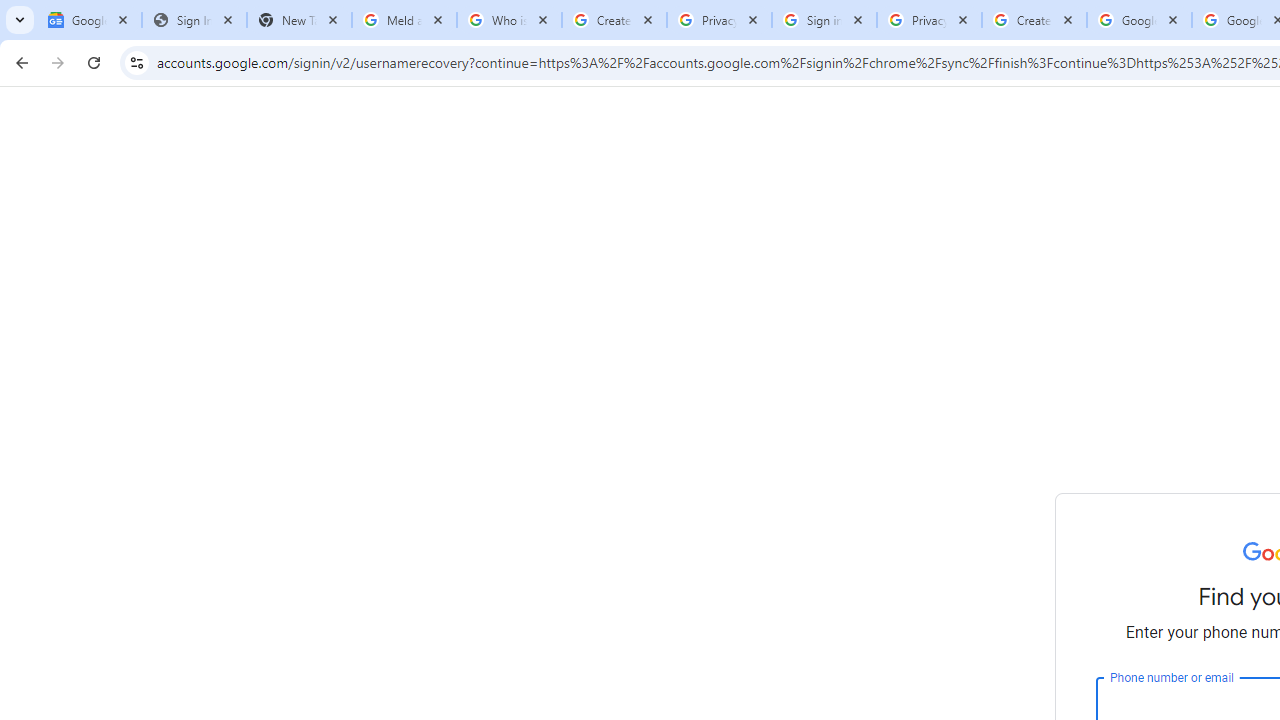 This screenshot has height=720, width=1280. I want to click on 'Search tabs', so click(20, 20).